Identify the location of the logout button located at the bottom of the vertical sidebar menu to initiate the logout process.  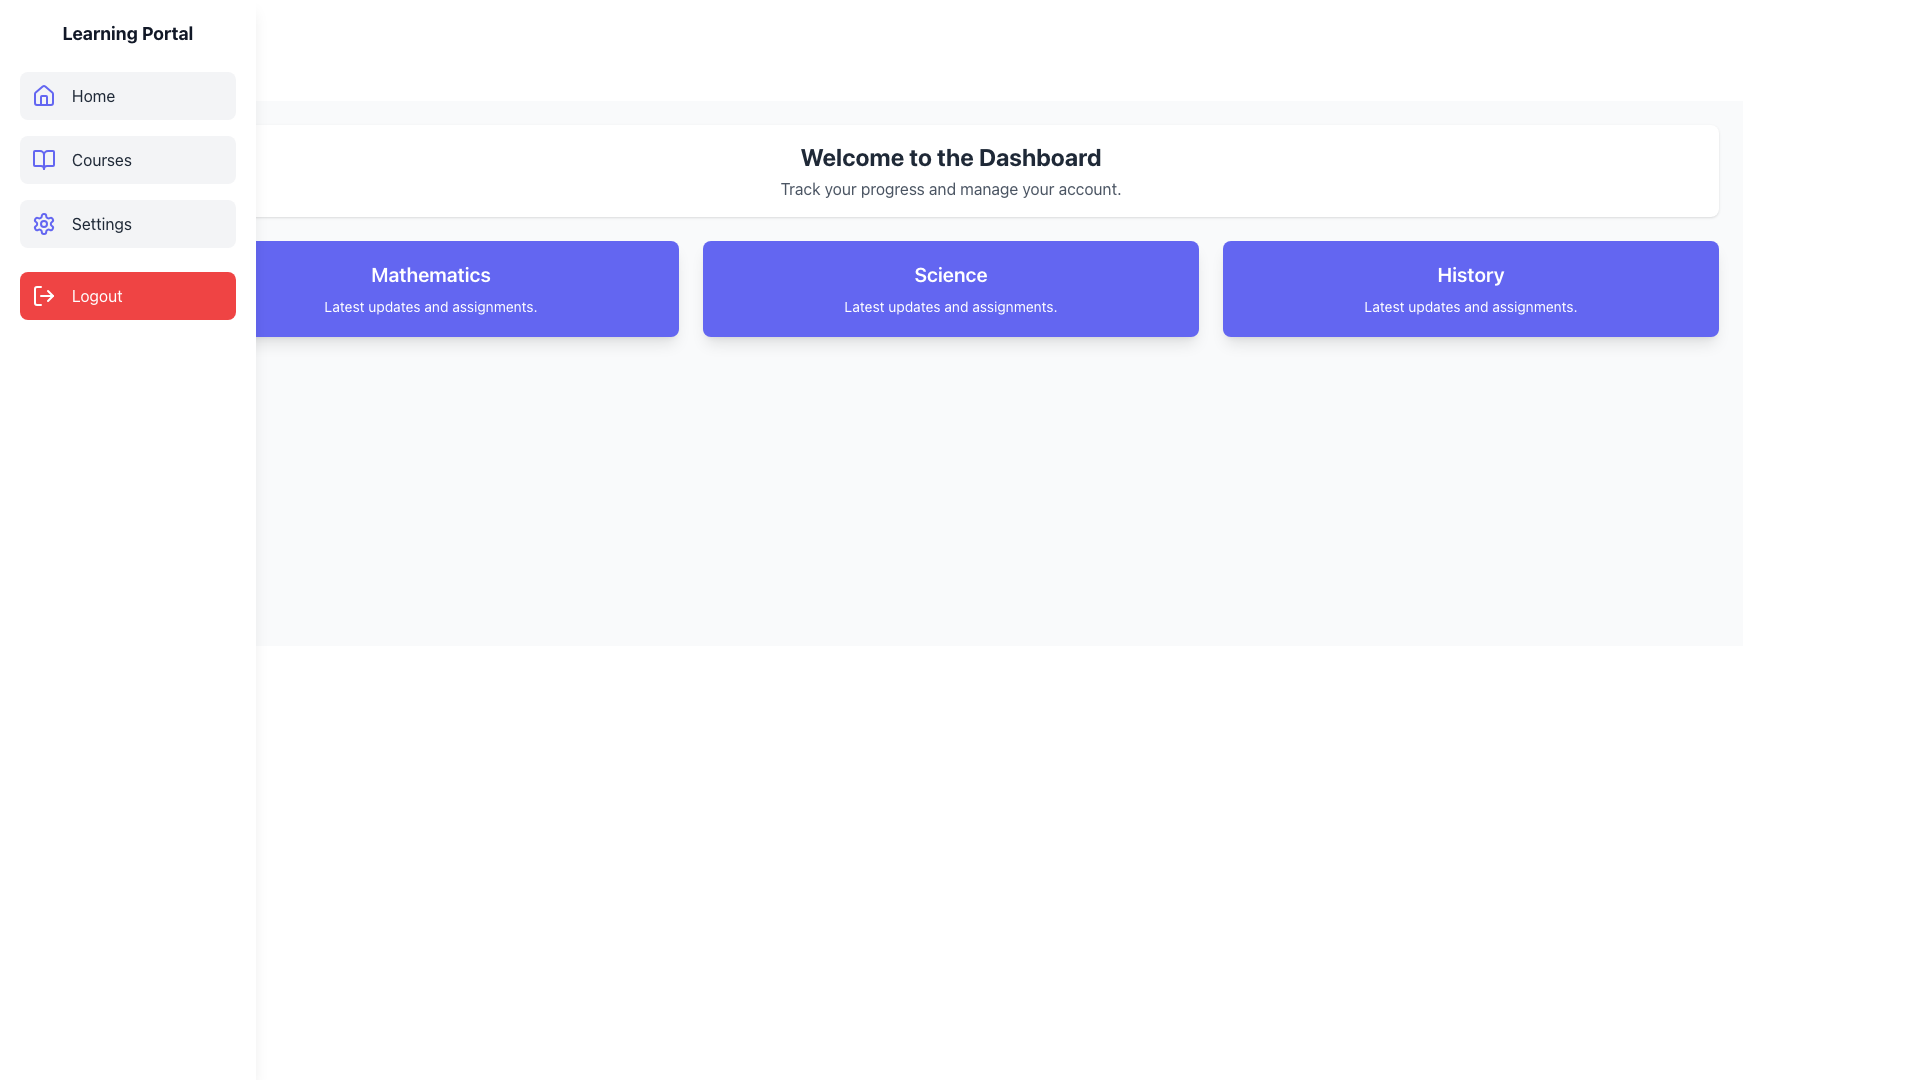
(127, 296).